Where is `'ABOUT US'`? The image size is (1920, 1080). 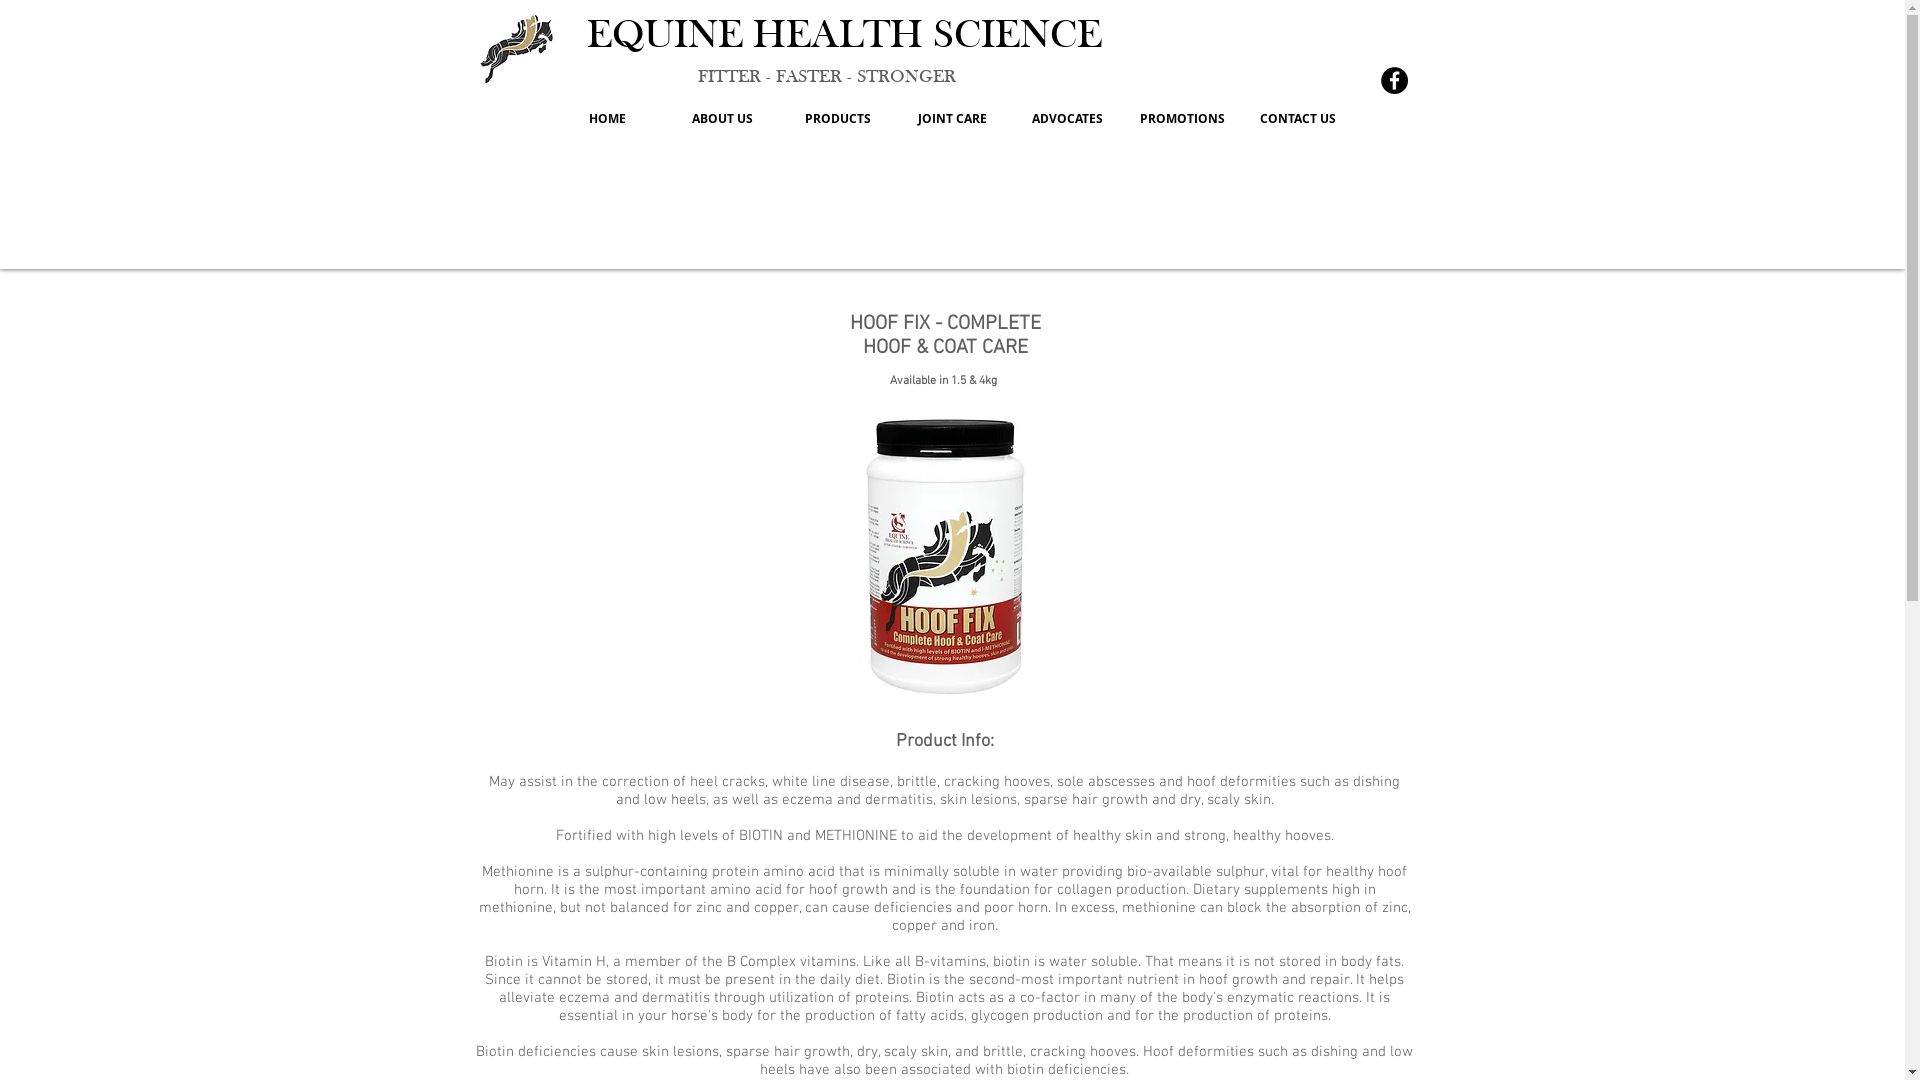 'ABOUT US' is located at coordinates (721, 119).